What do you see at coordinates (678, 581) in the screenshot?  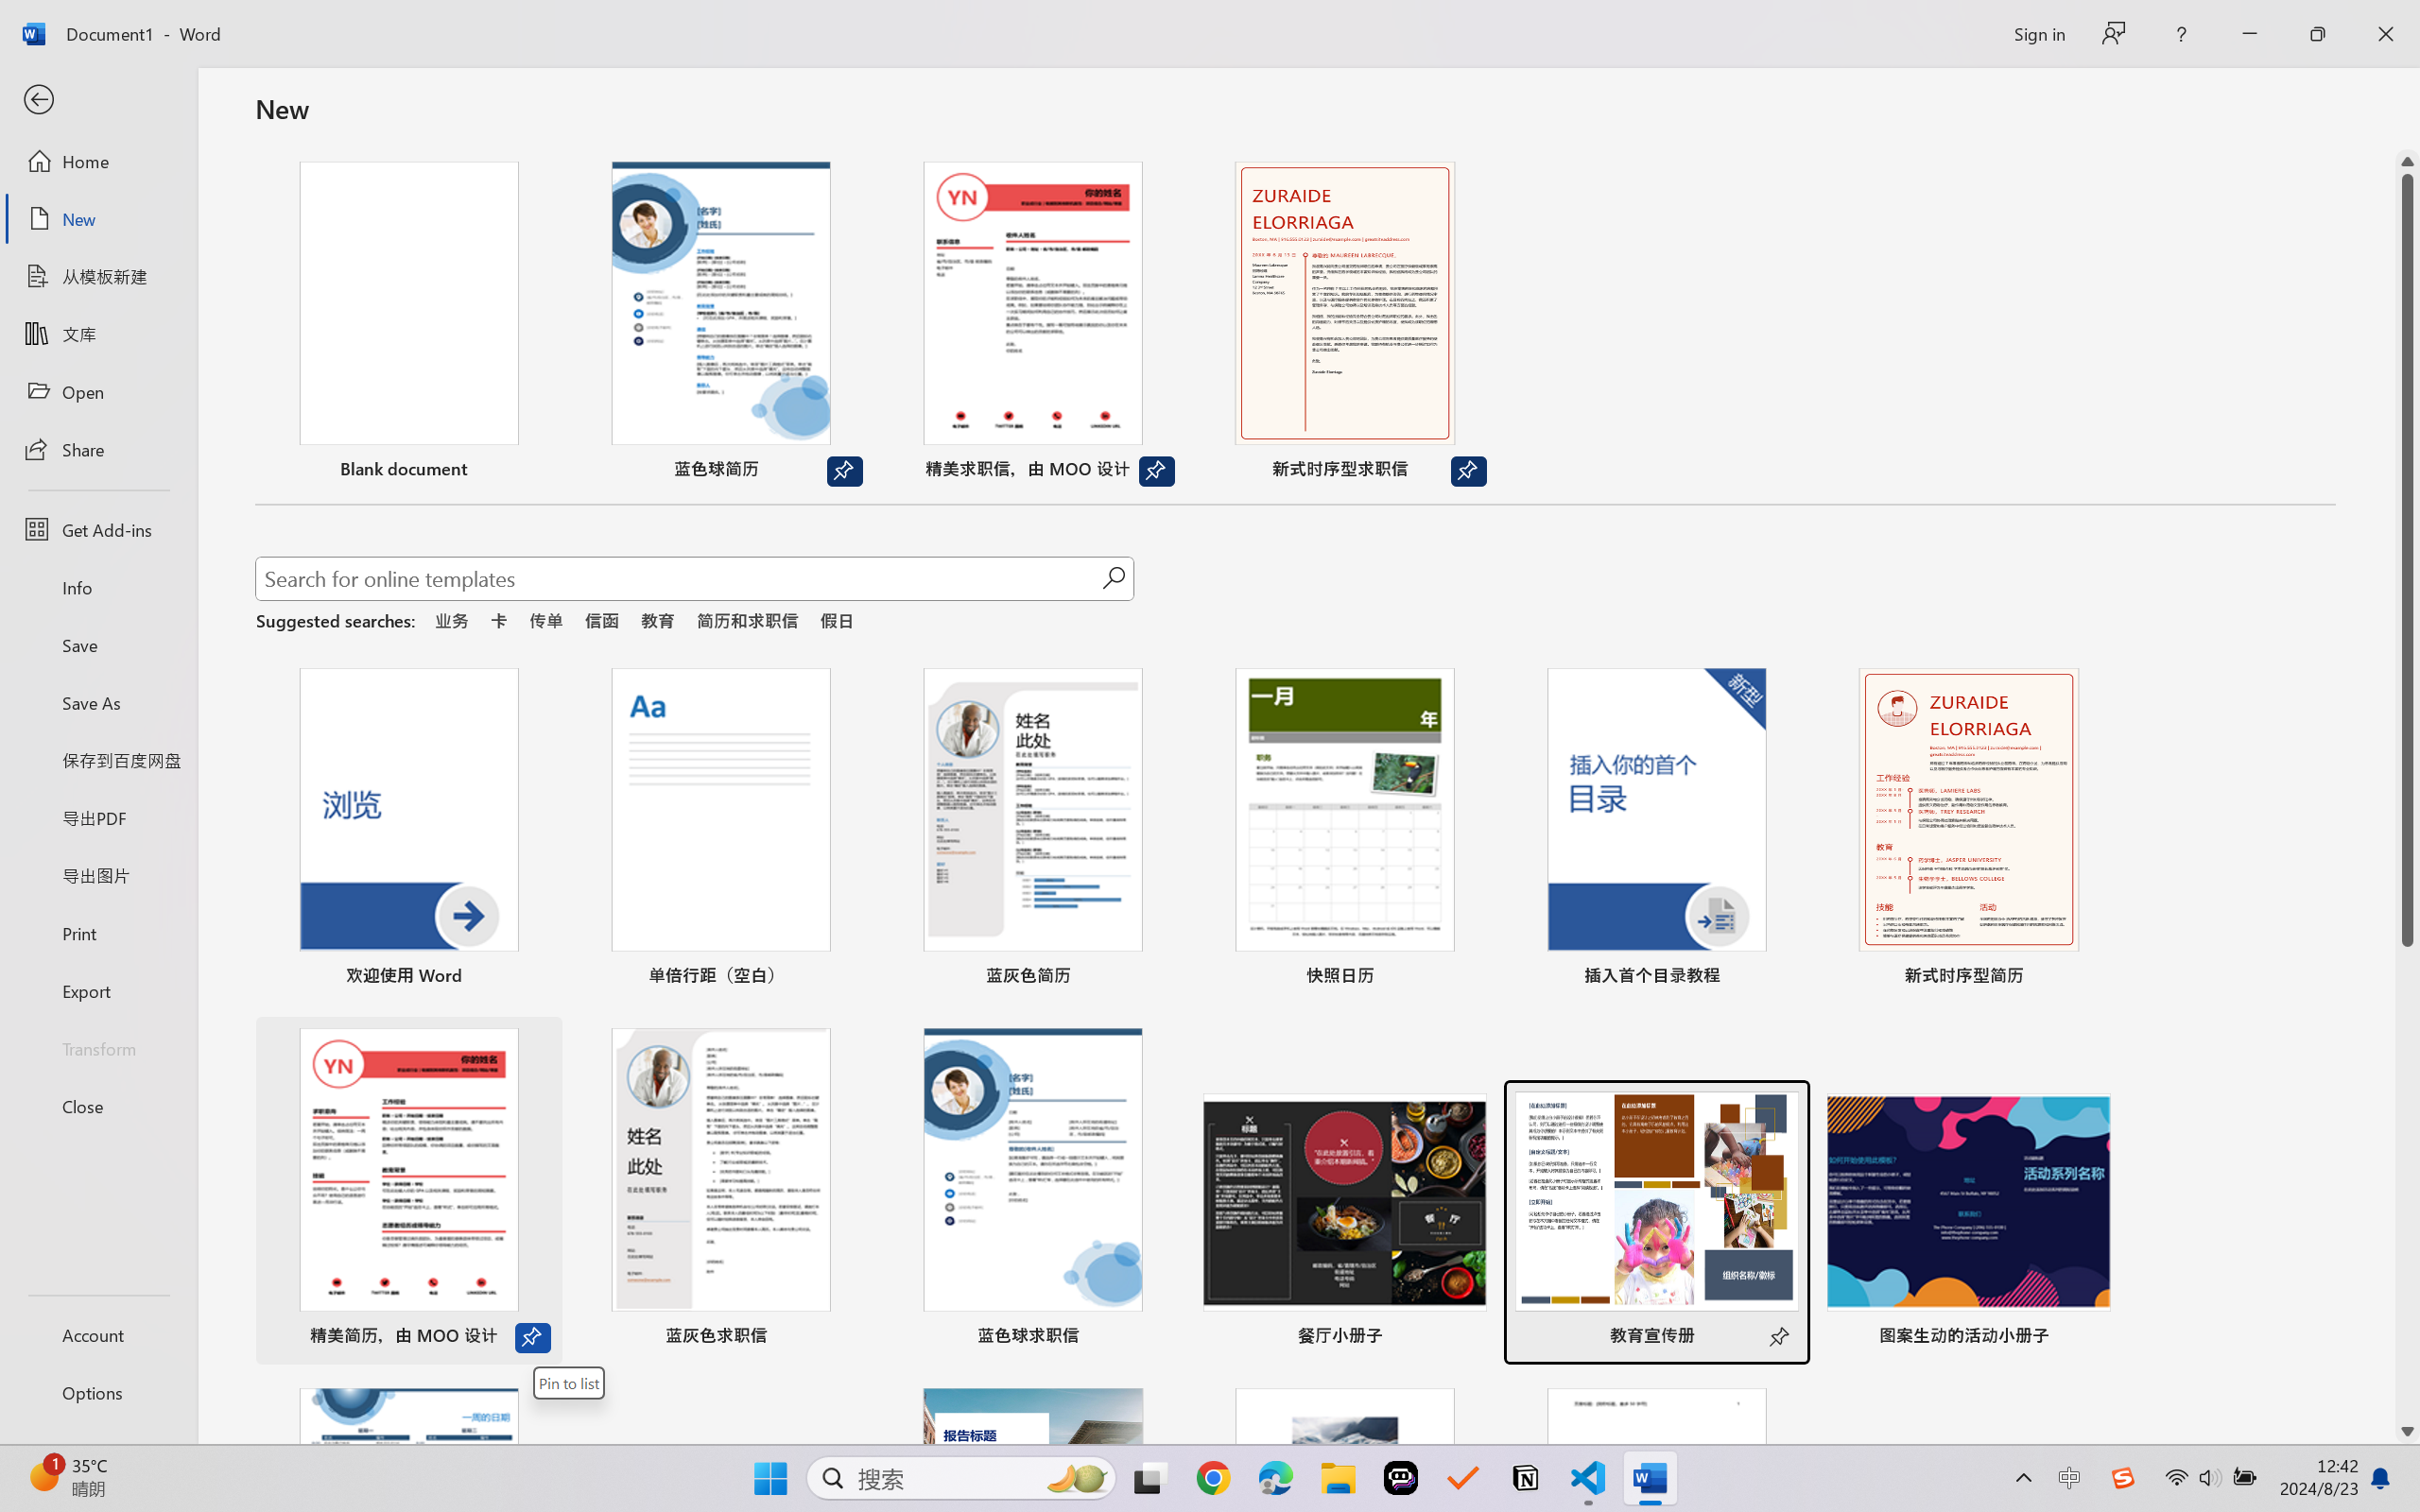 I see `'Search for online templates'` at bounding box center [678, 581].